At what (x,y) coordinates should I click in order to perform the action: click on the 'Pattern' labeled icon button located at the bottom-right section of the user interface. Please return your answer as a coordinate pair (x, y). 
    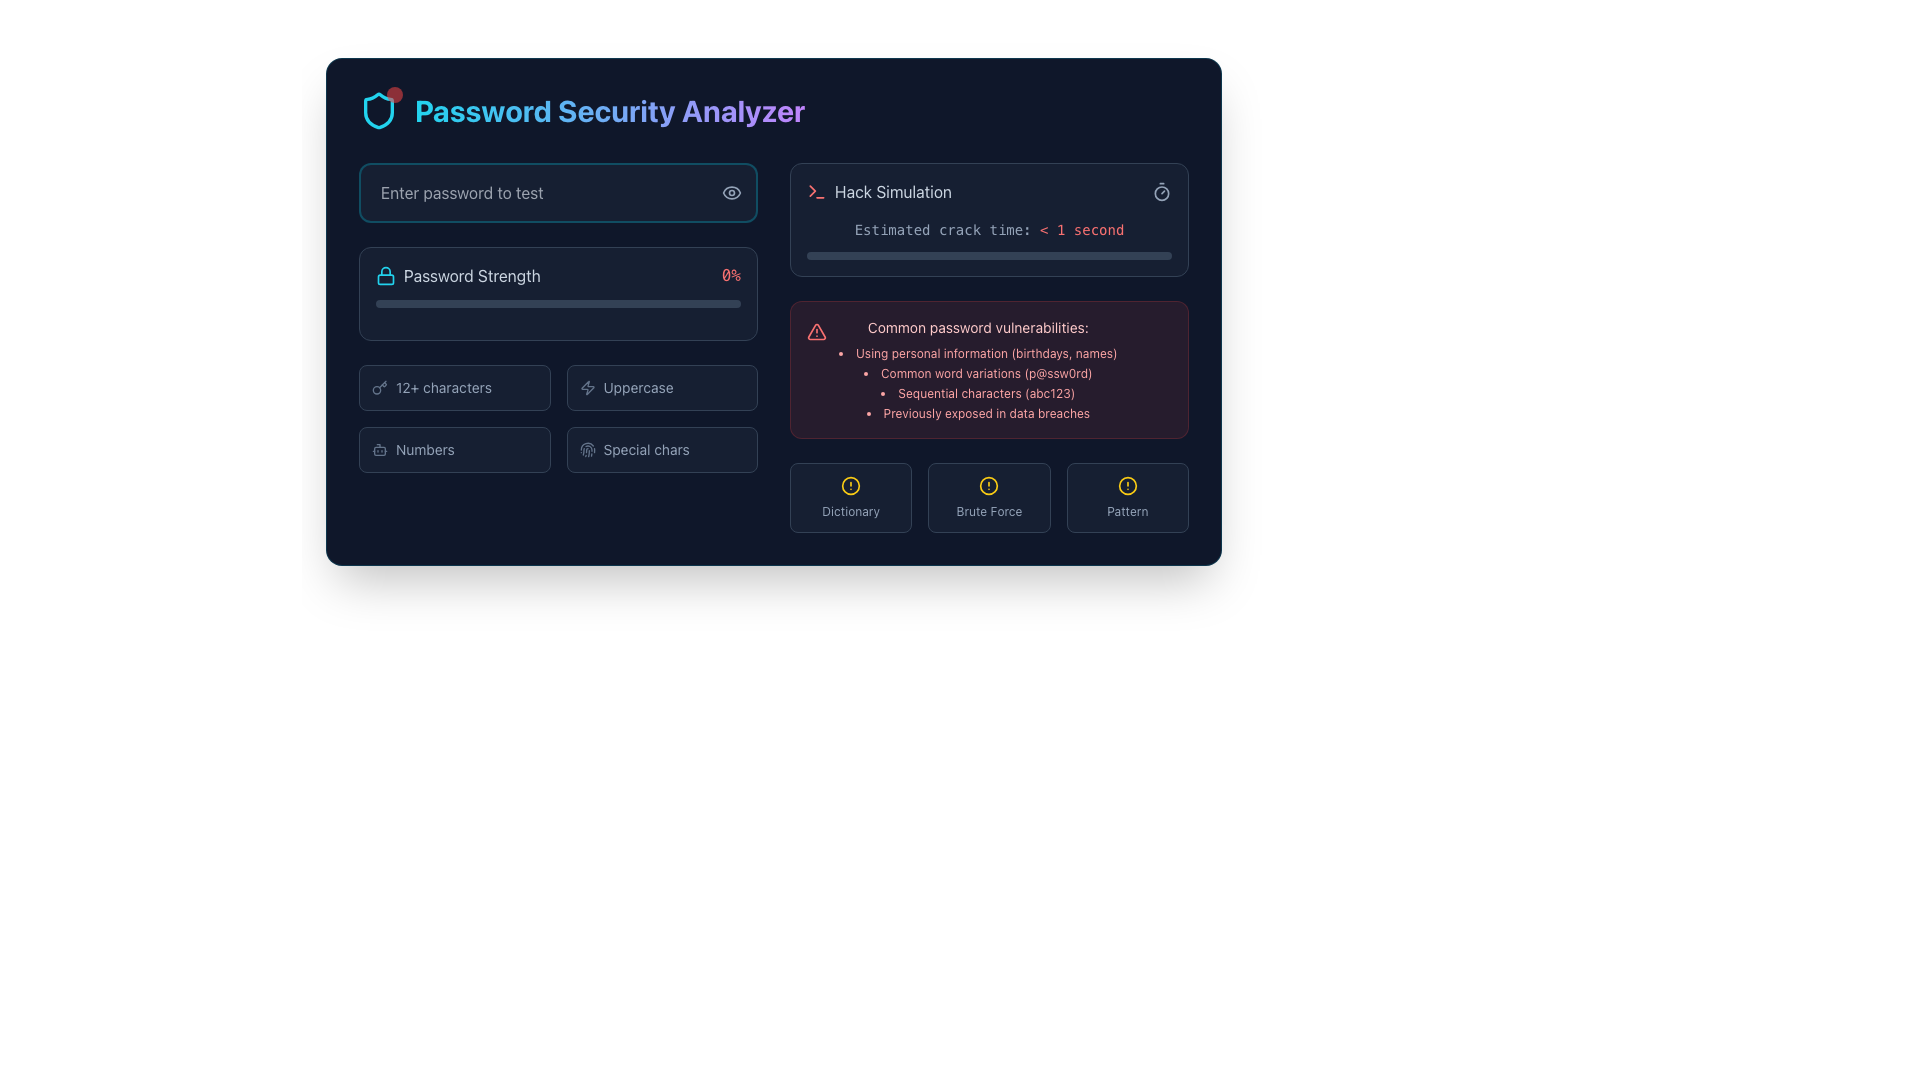
    Looking at the image, I should click on (1127, 496).